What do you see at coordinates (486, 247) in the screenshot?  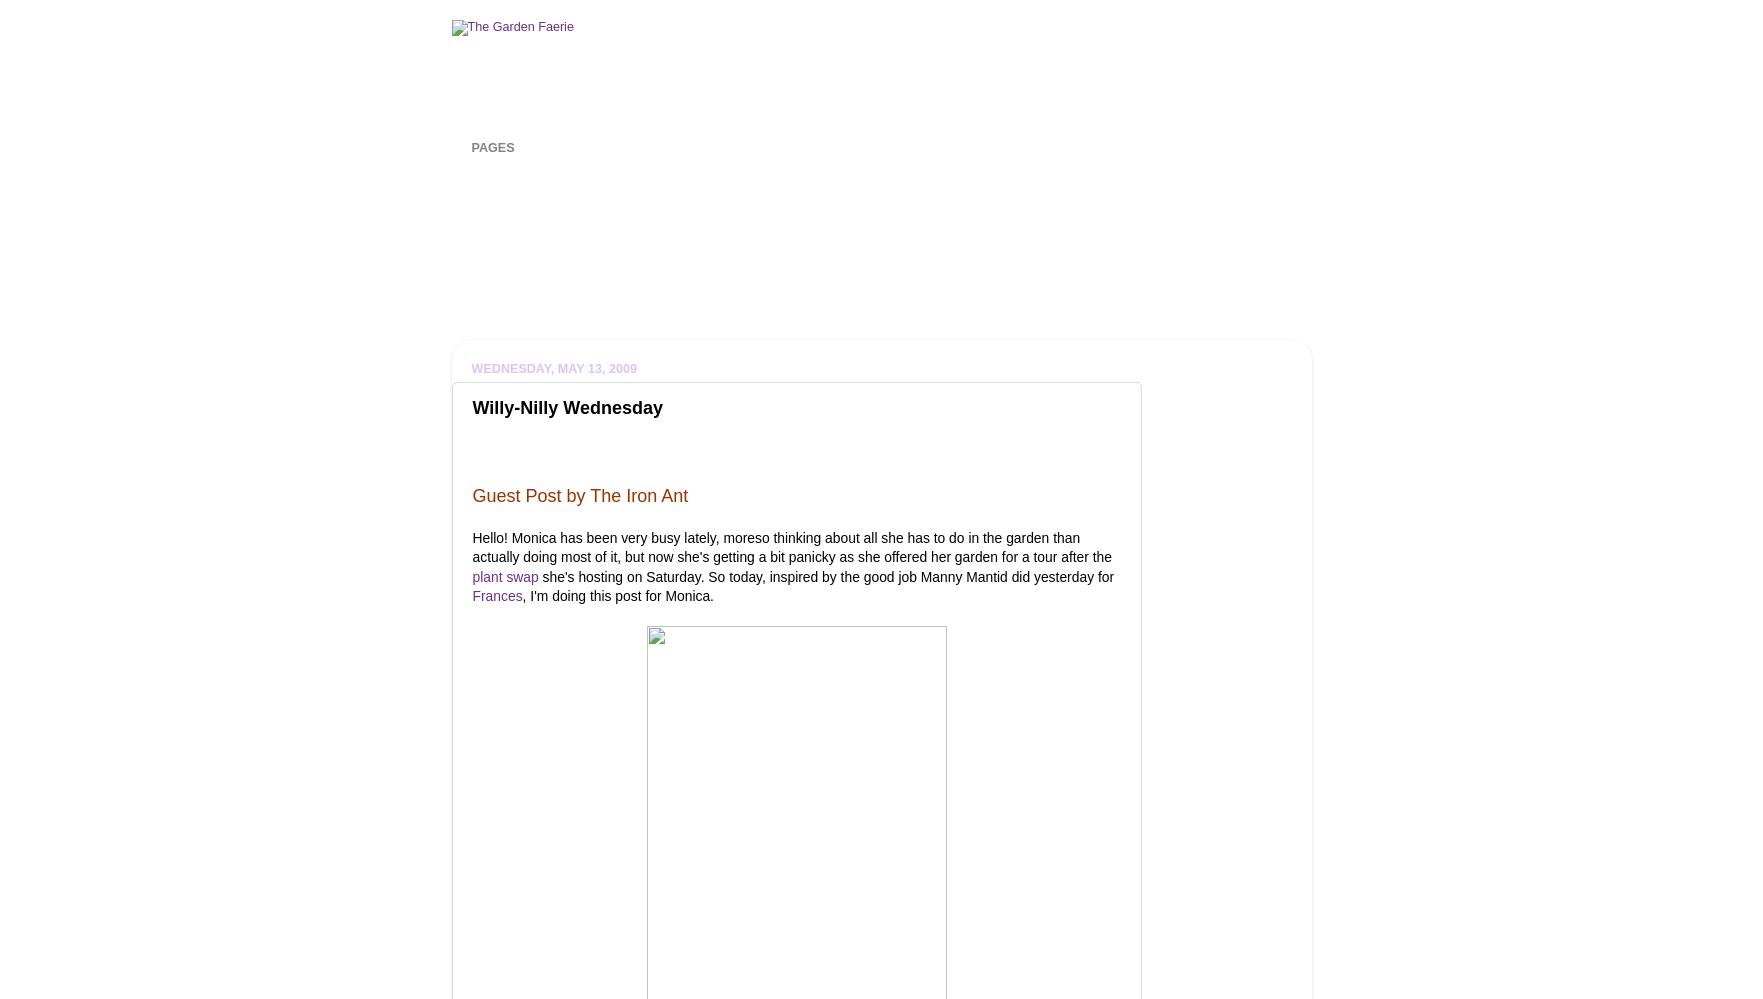 I see `'Winter Seed Sowing'` at bounding box center [486, 247].